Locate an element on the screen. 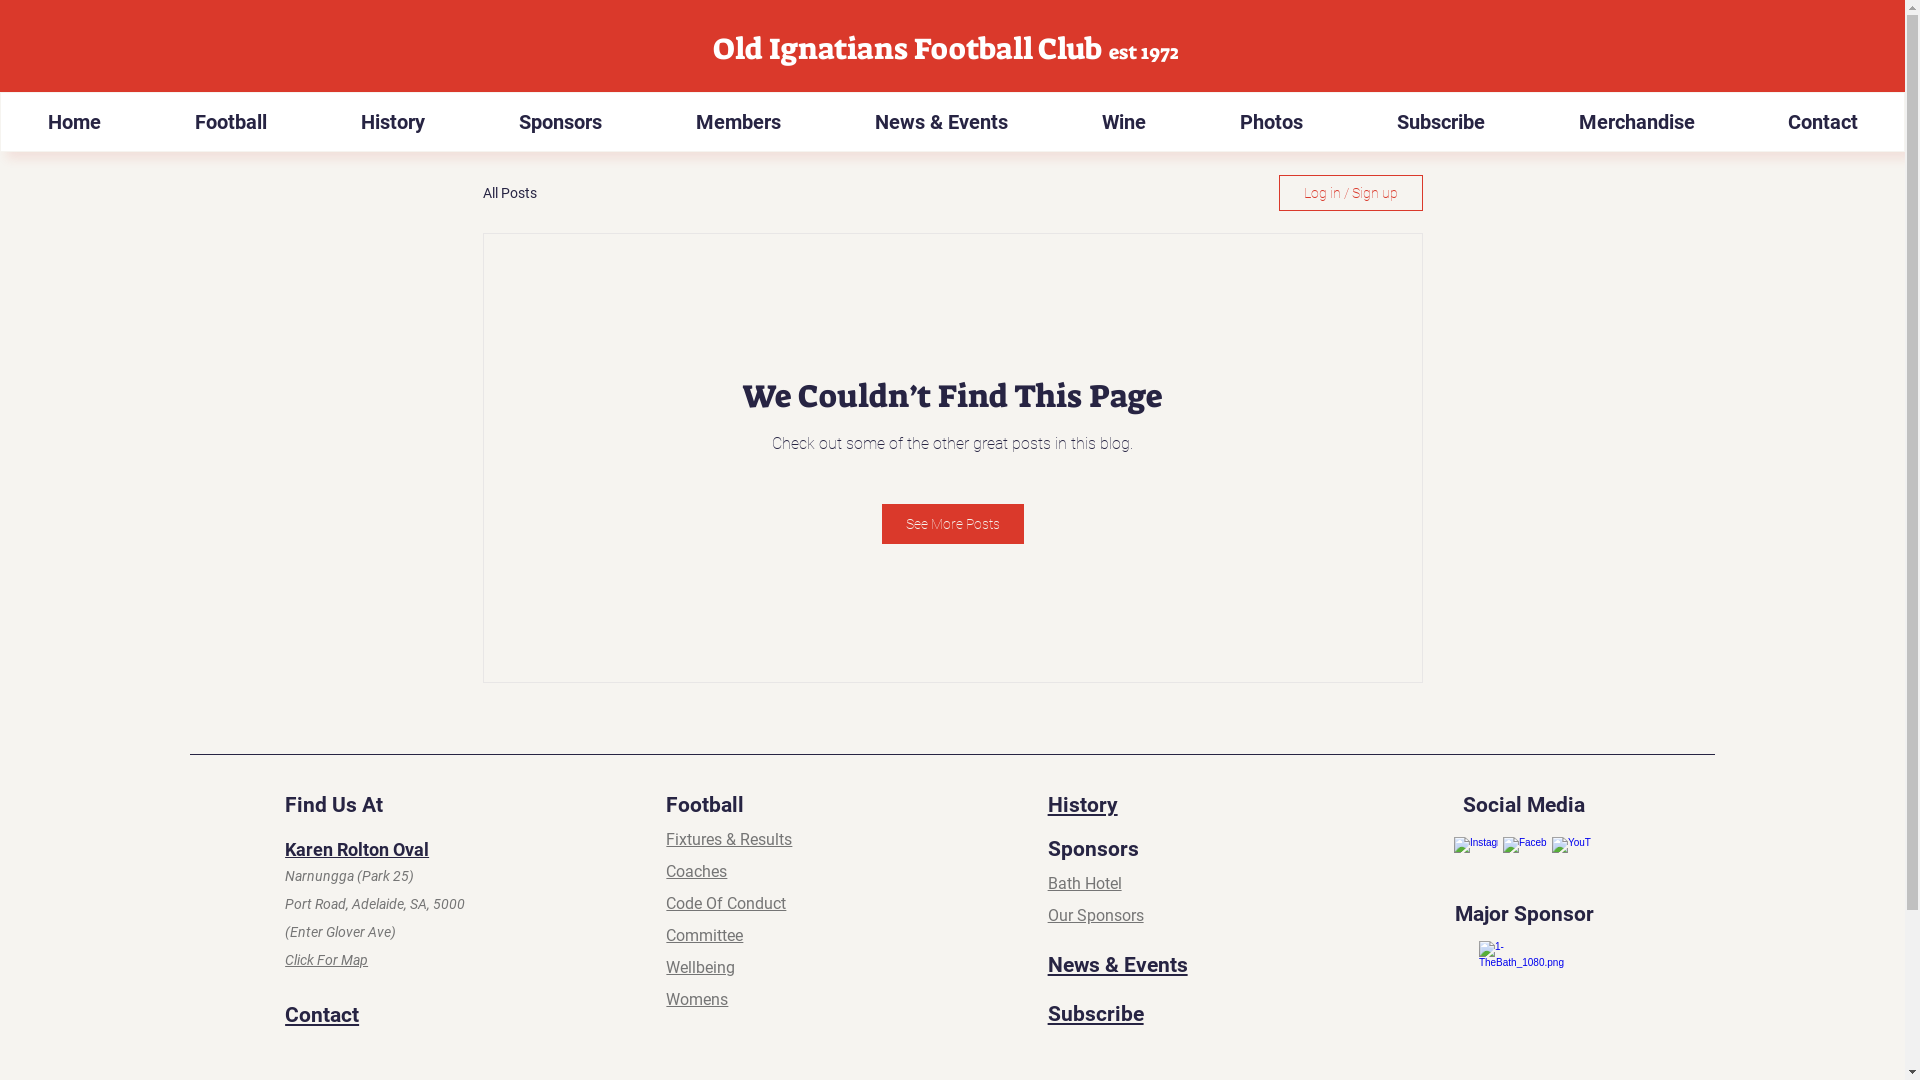  'Contact' is located at coordinates (1822, 122).